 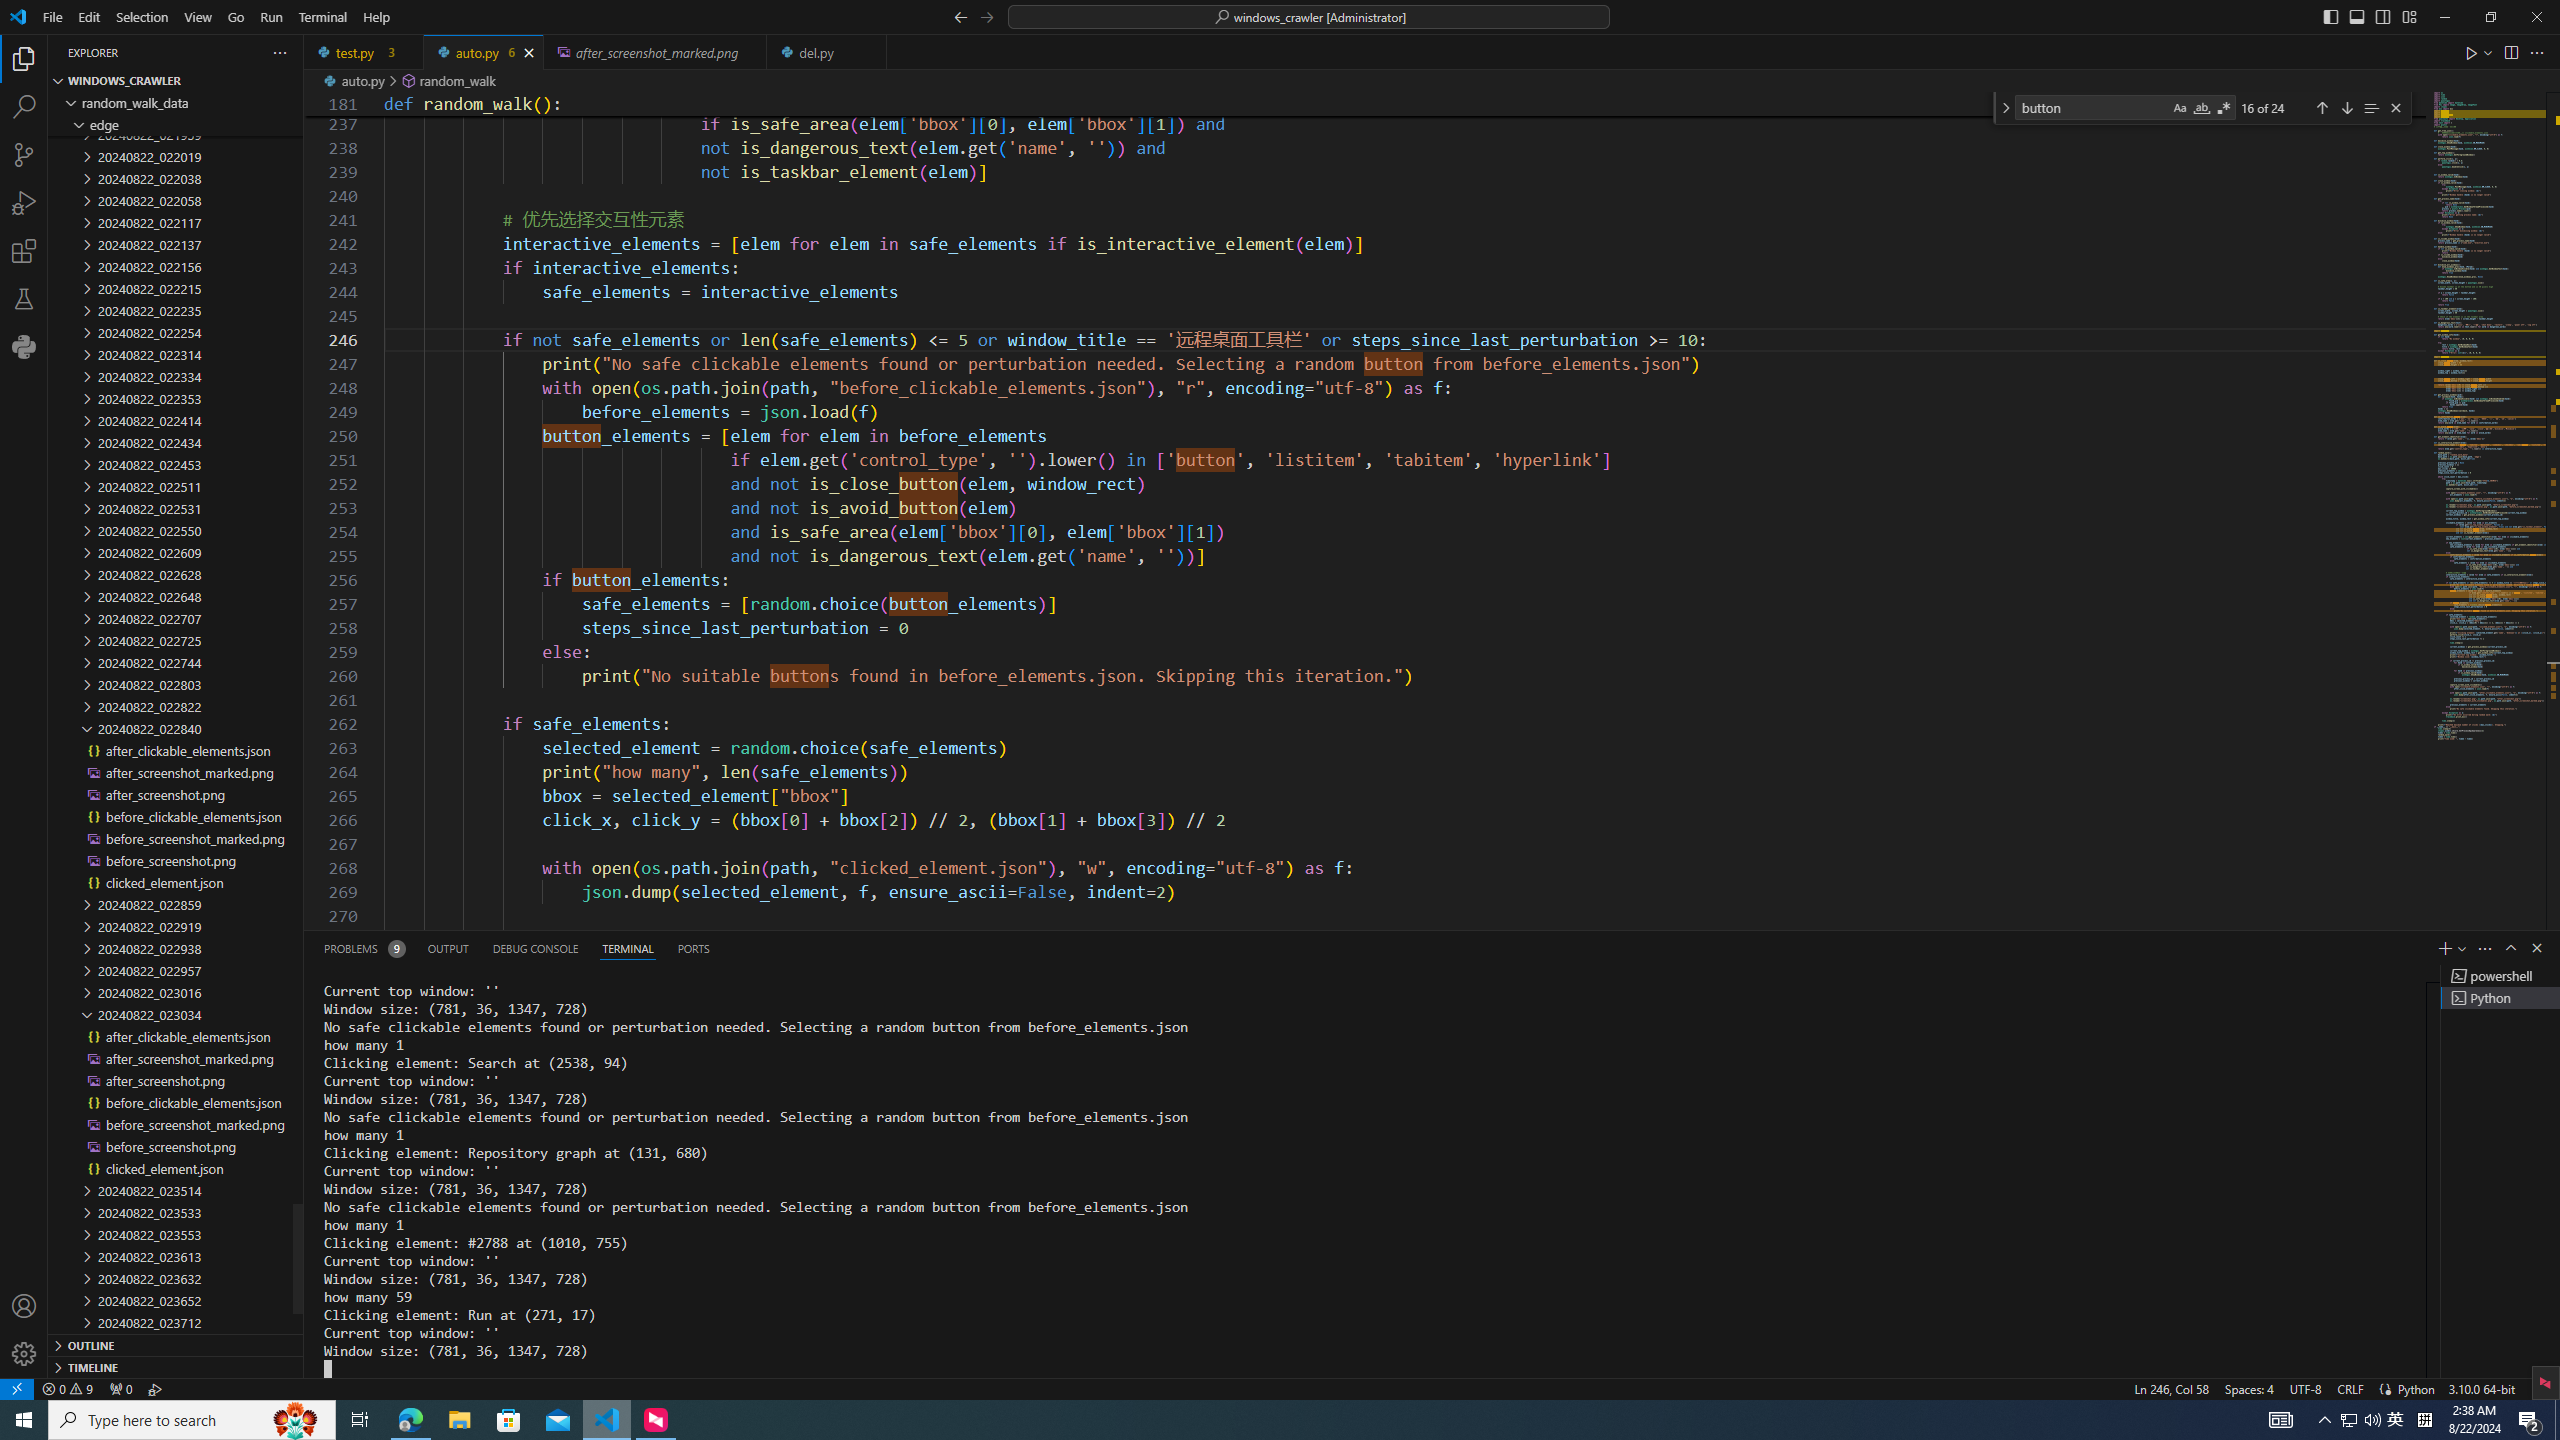 I want to click on 'Hide Panel', so click(x=2535, y=947).